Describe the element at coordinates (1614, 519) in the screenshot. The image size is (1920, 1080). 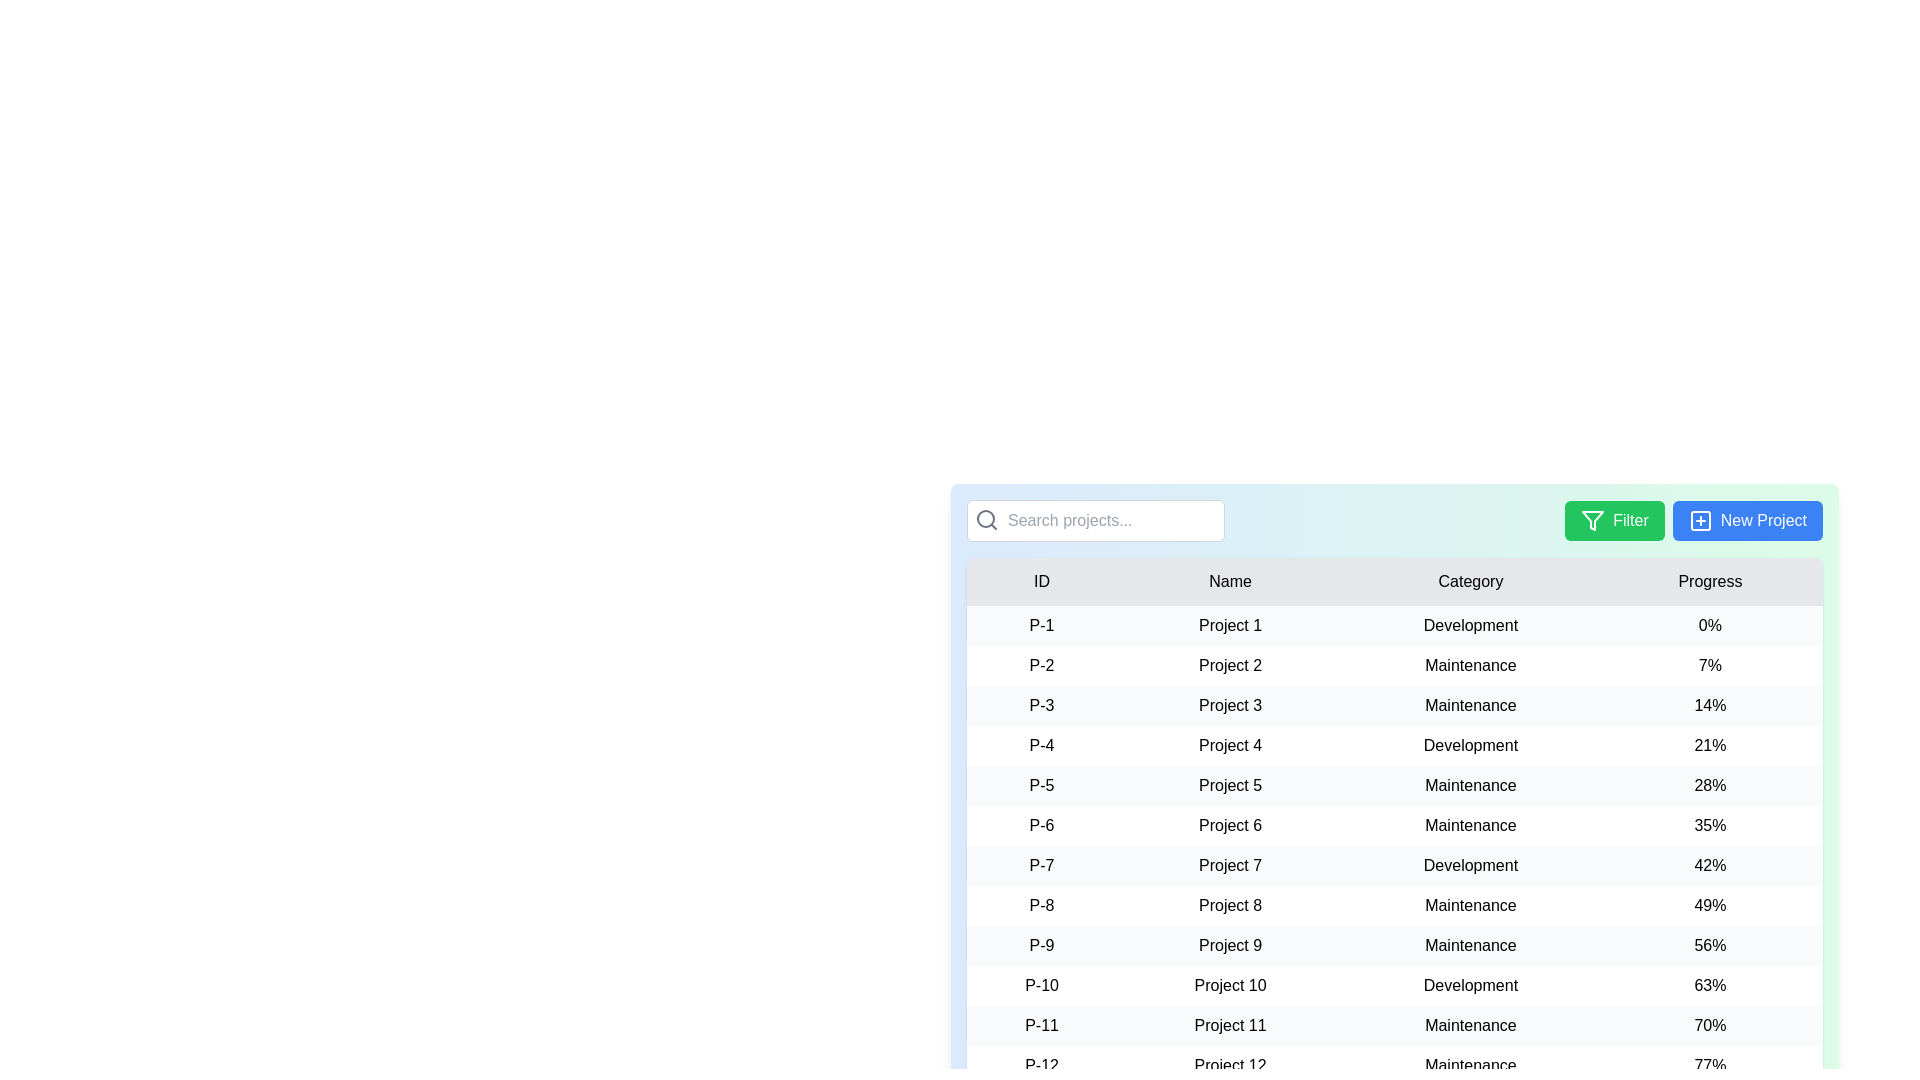
I see `the 'Filter' button to apply a filter` at that location.